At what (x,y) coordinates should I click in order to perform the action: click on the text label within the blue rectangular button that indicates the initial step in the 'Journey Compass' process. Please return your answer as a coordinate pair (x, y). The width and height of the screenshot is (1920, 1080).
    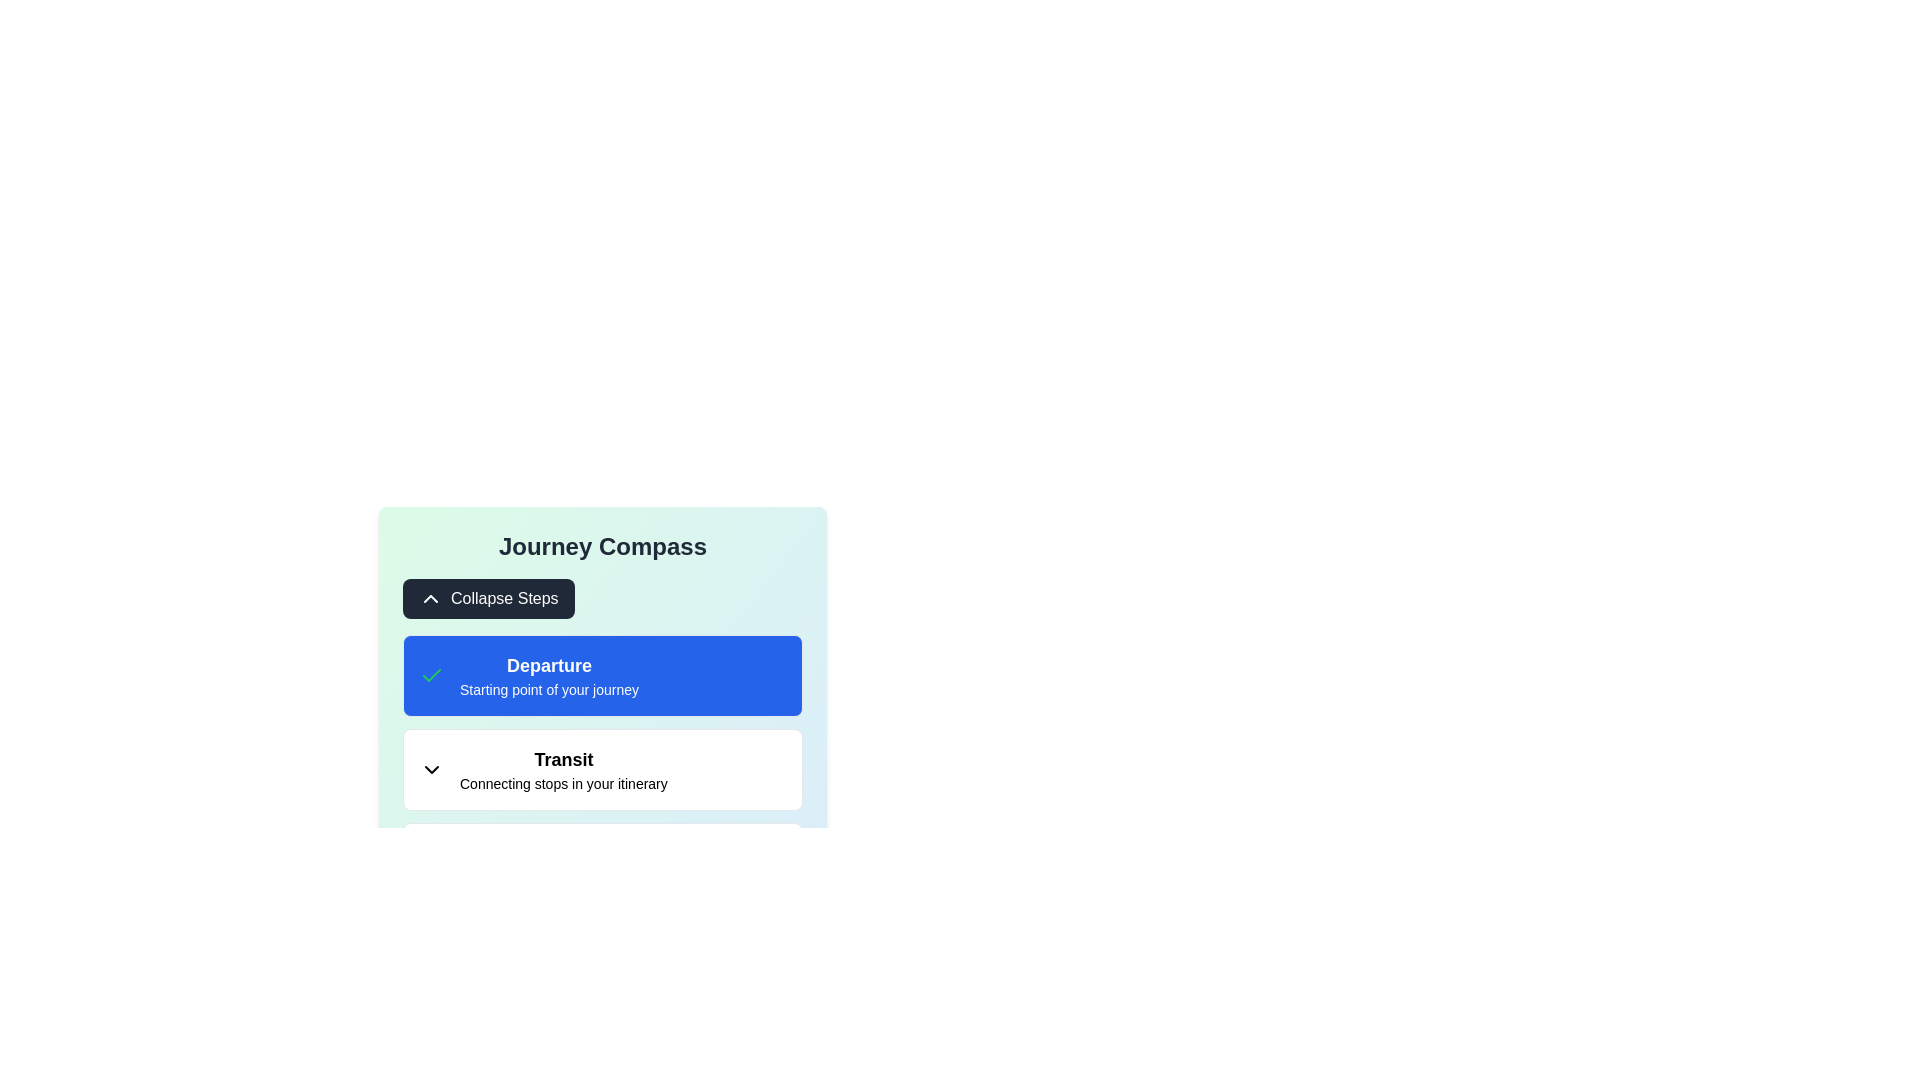
    Looking at the image, I should click on (549, 675).